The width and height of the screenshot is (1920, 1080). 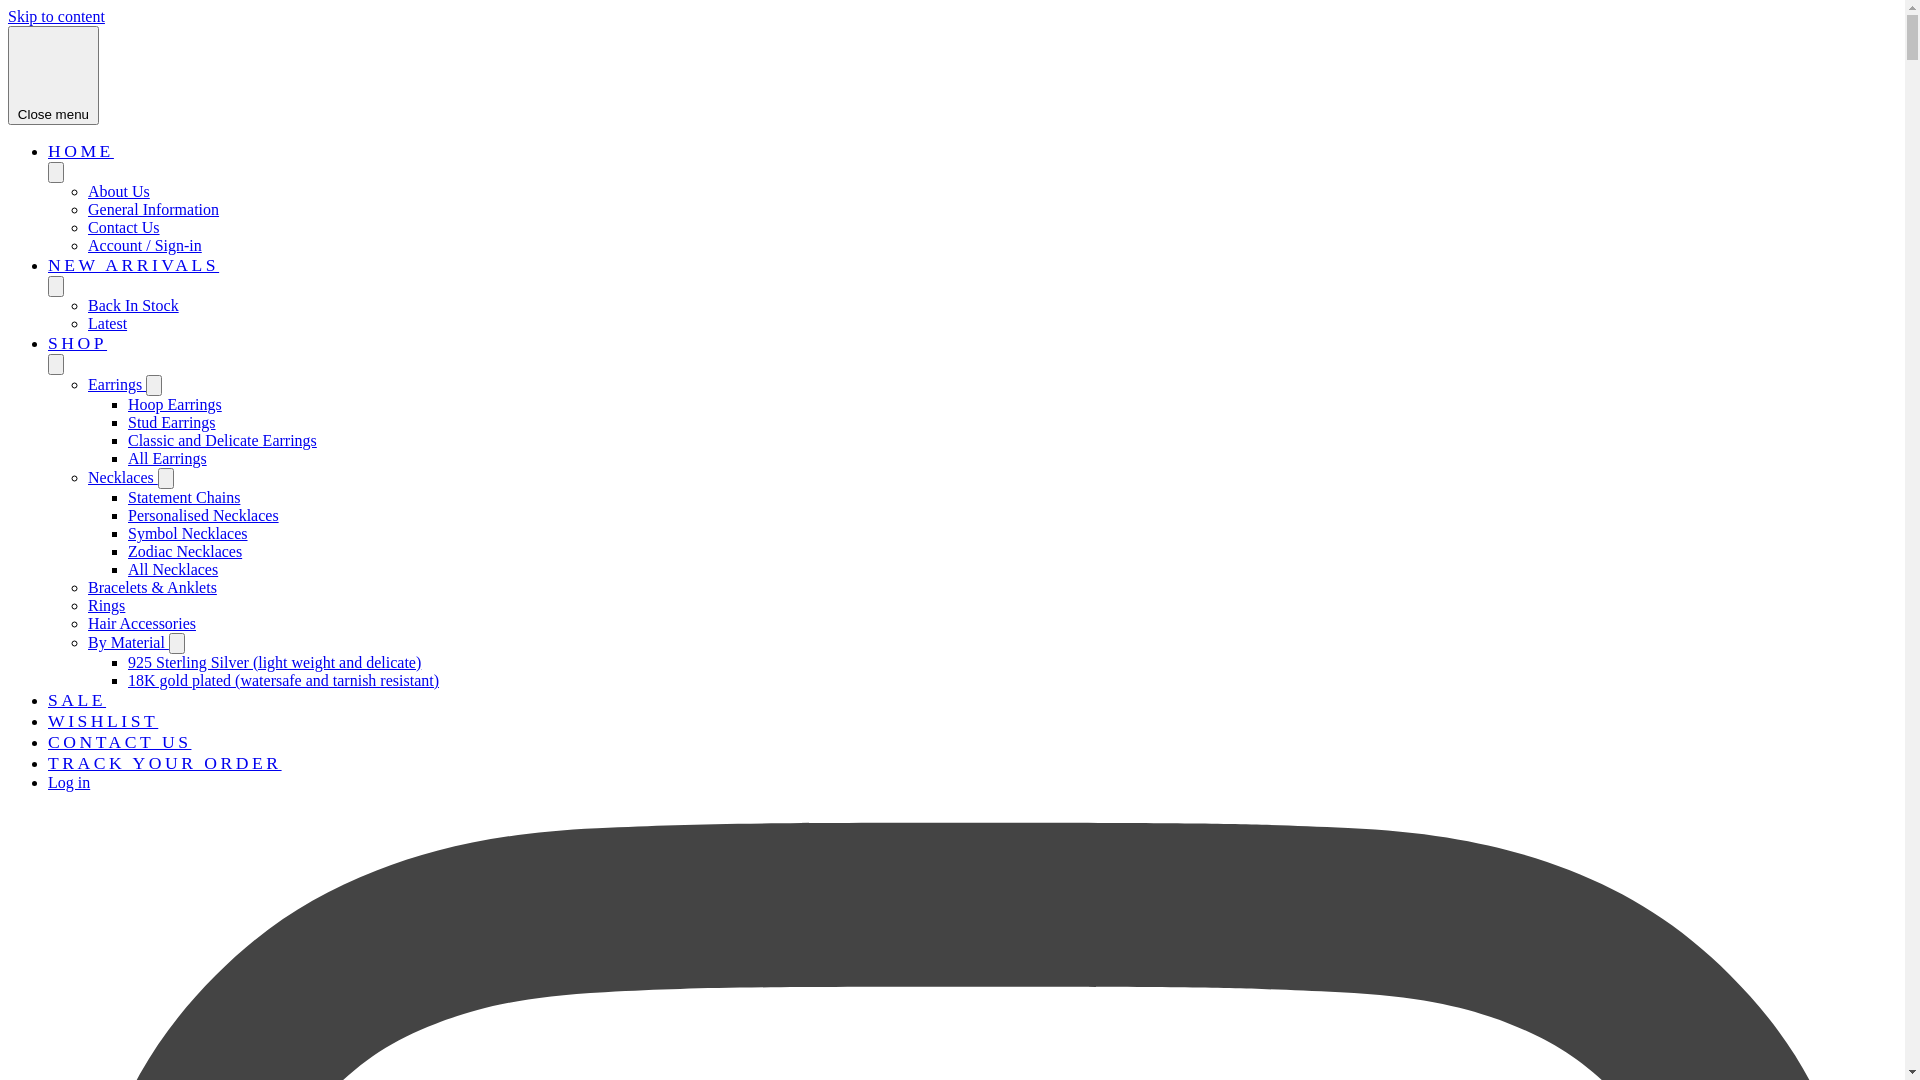 What do you see at coordinates (222, 439) in the screenshot?
I see `'Classic and Delicate Earrings'` at bounding box center [222, 439].